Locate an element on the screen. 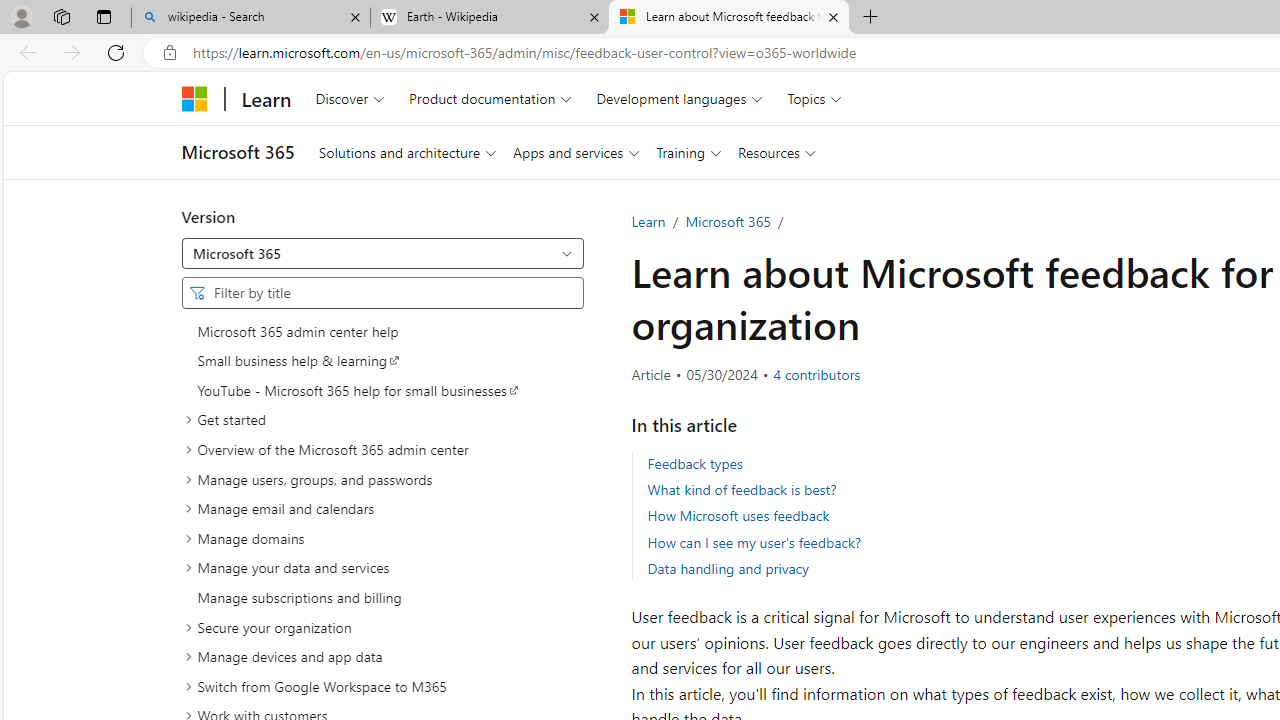 Image resolution: width=1280 pixels, height=720 pixels. 'Discover' is located at coordinates (350, 98).